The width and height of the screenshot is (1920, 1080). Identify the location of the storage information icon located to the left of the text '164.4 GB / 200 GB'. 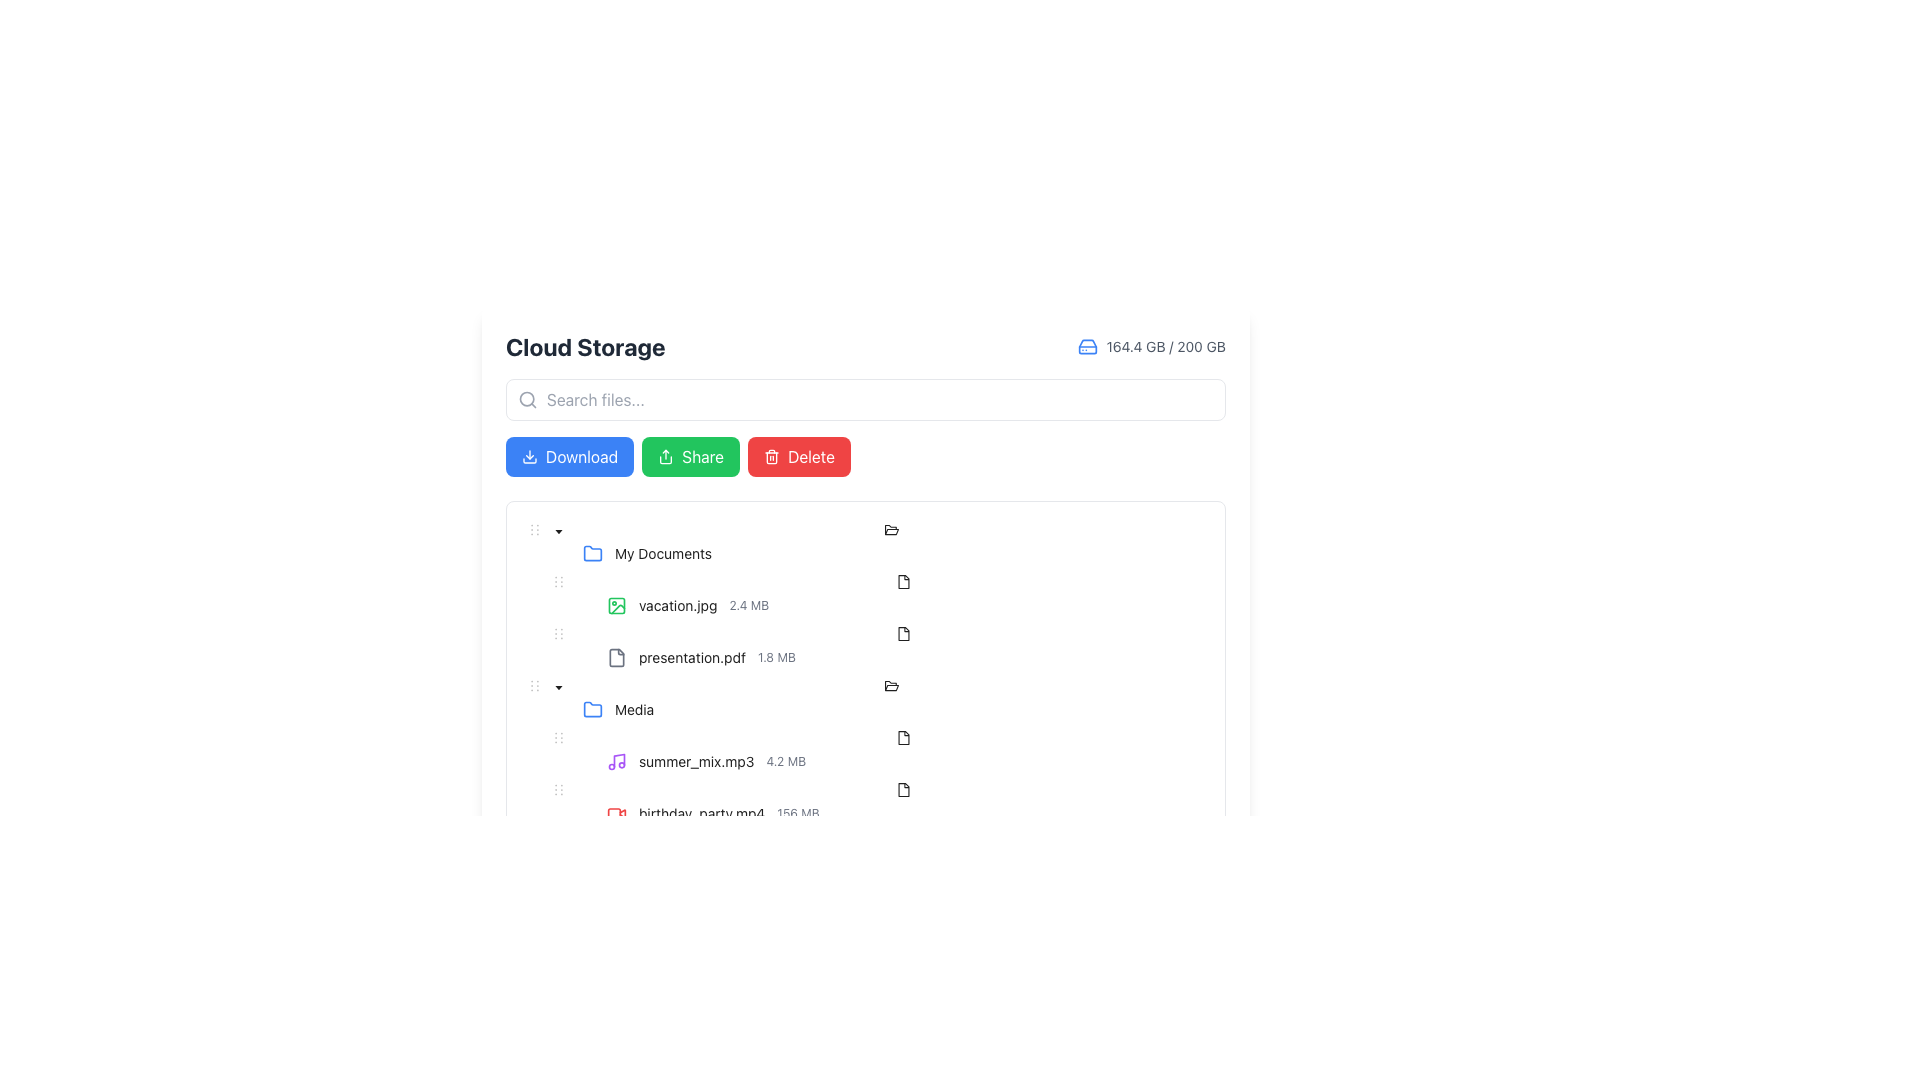
(1087, 346).